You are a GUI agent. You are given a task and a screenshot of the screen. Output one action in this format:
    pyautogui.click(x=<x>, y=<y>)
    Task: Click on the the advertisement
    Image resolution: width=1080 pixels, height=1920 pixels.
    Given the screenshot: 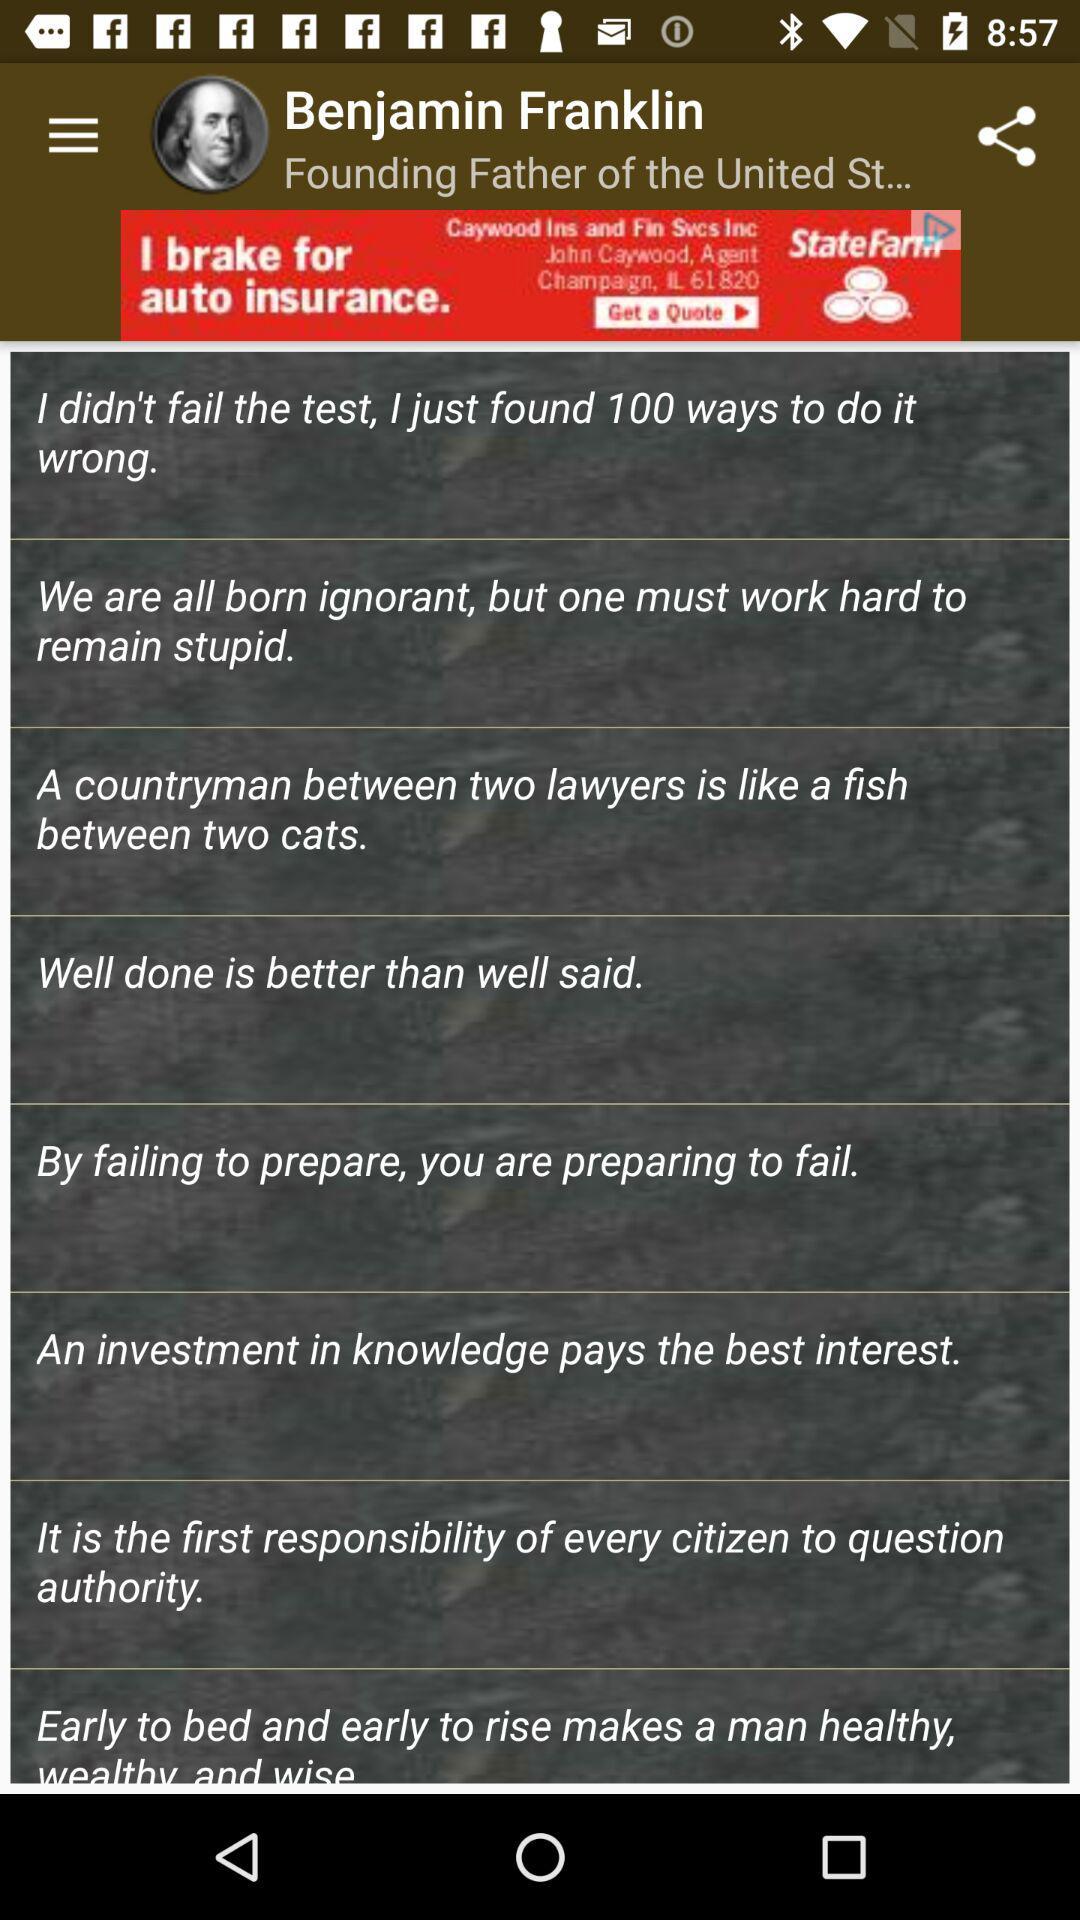 What is the action you would take?
    pyautogui.click(x=540, y=274)
    